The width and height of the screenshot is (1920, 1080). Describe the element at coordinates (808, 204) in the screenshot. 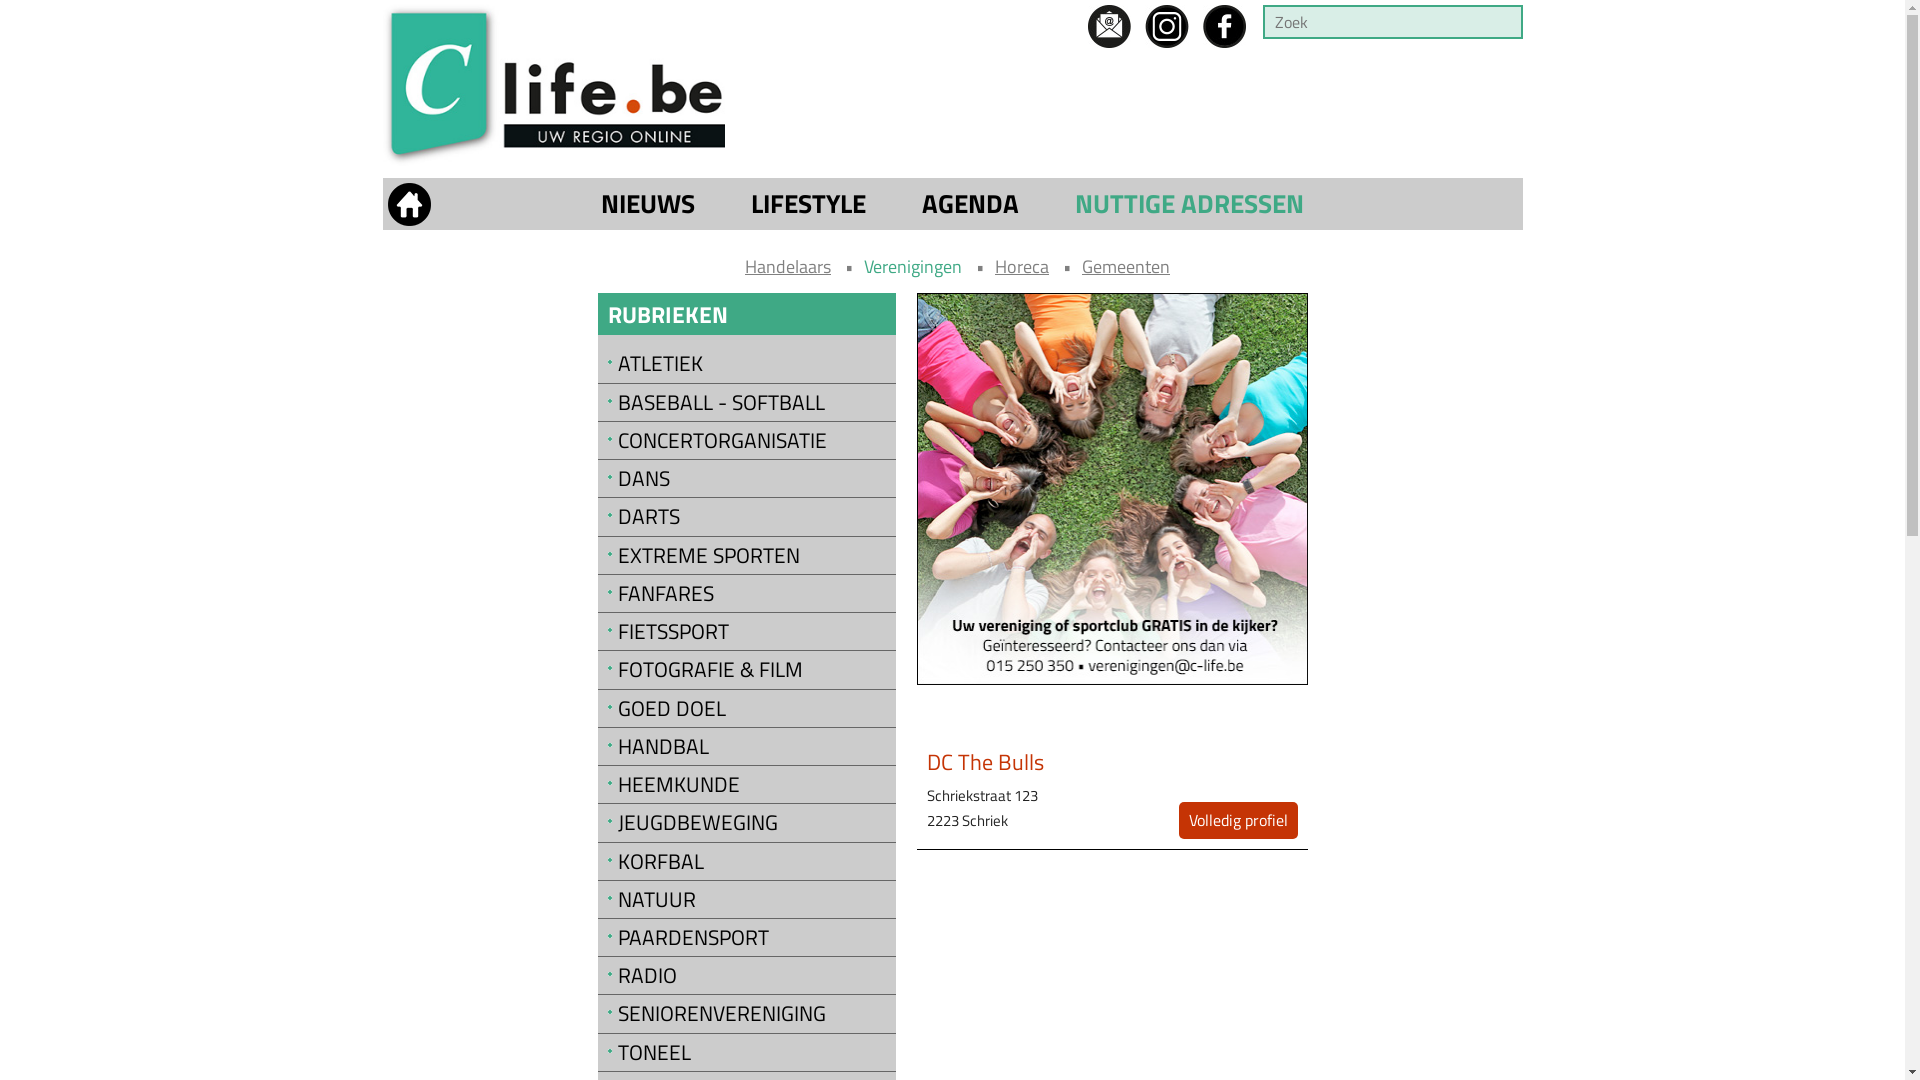

I see `'LIFESTYLE'` at that location.